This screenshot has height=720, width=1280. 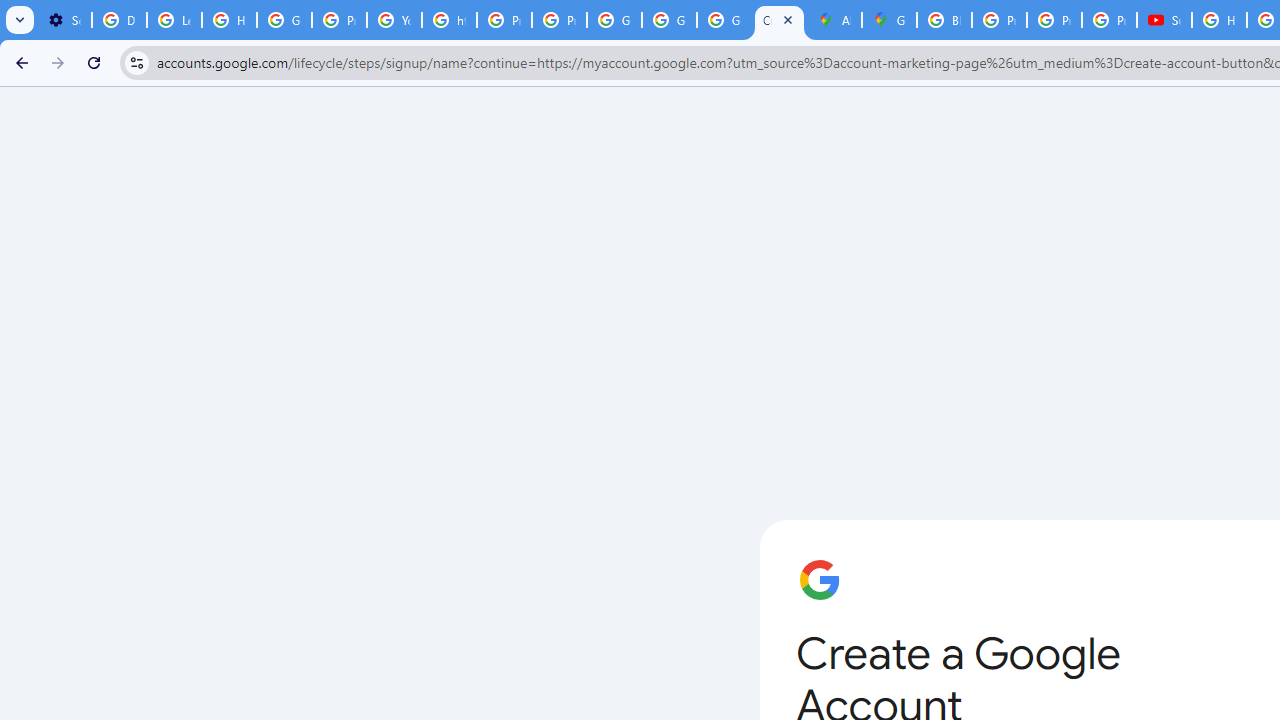 What do you see at coordinates (283, 20) in the screenshot?
I see `'Google Account Help'` at bounding box center [283, 20].